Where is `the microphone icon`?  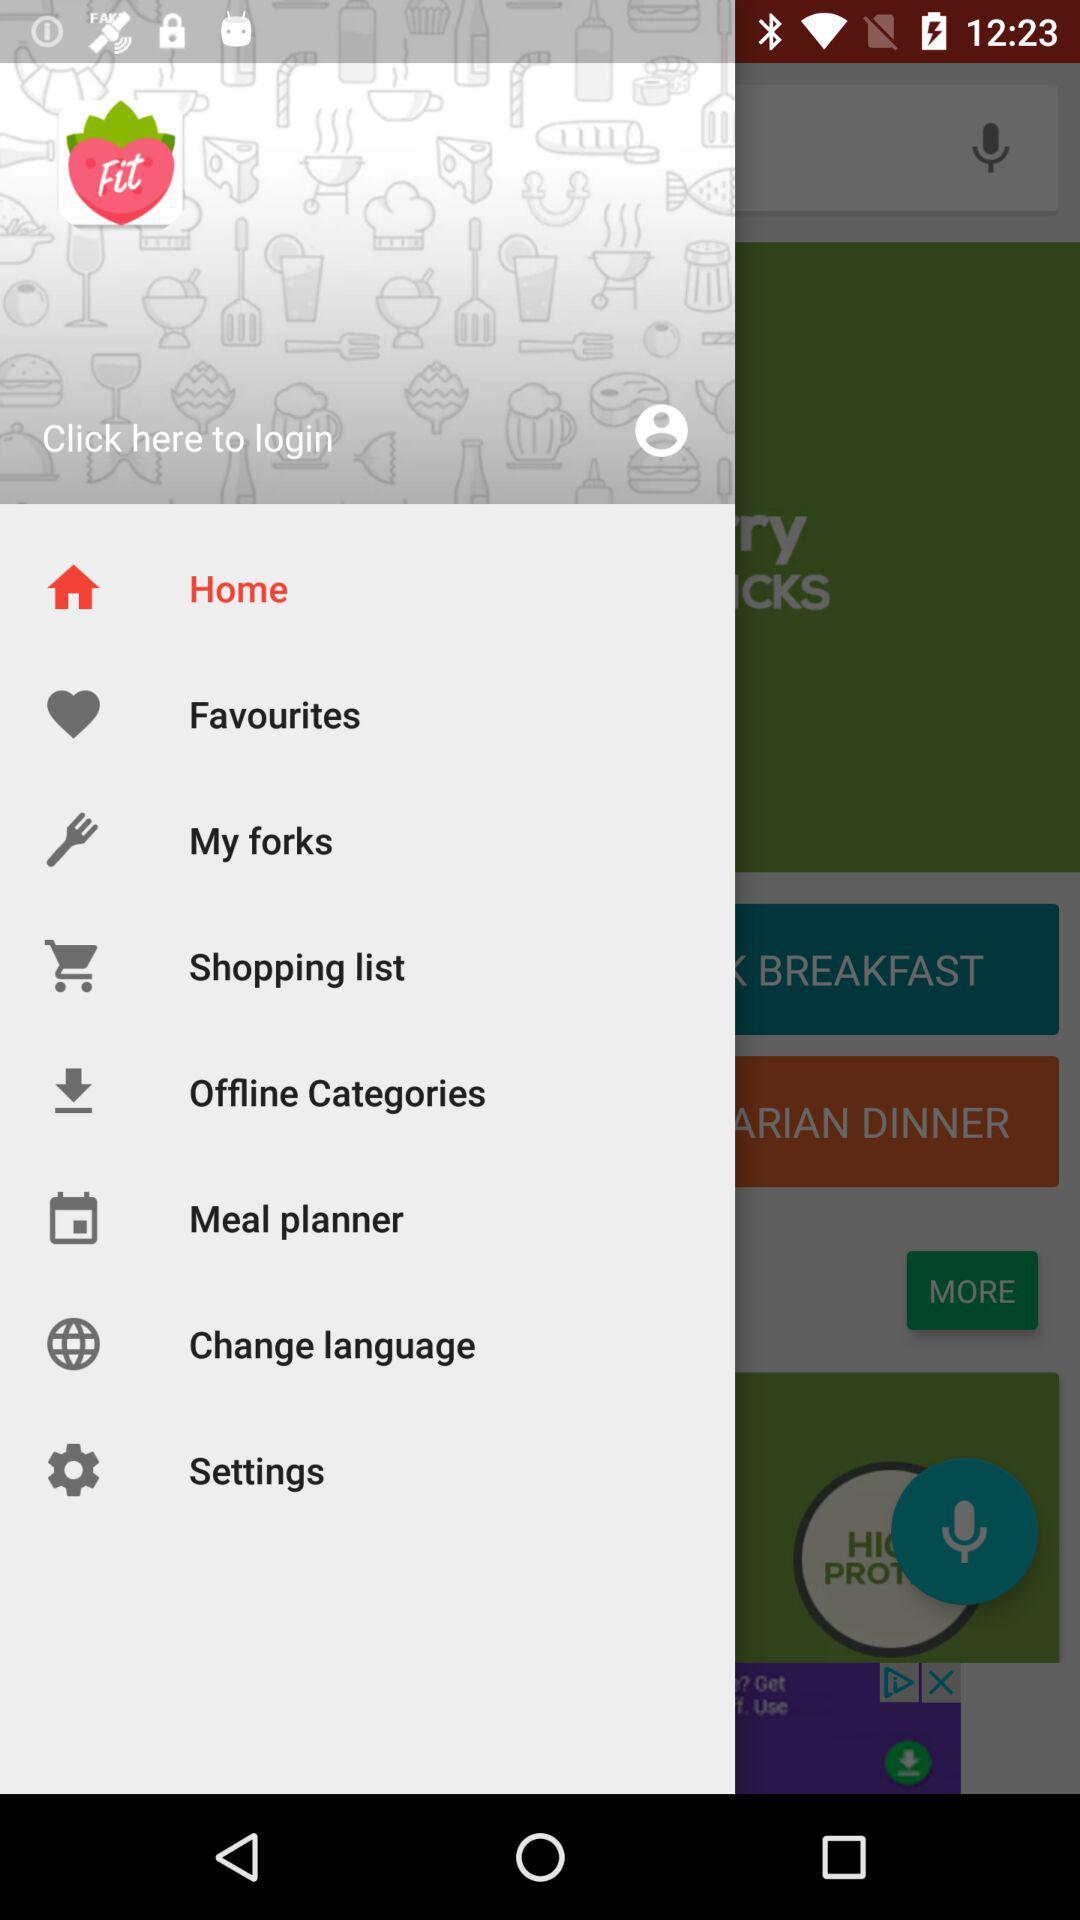 the microphone icon is located at coordinates (990, 146).